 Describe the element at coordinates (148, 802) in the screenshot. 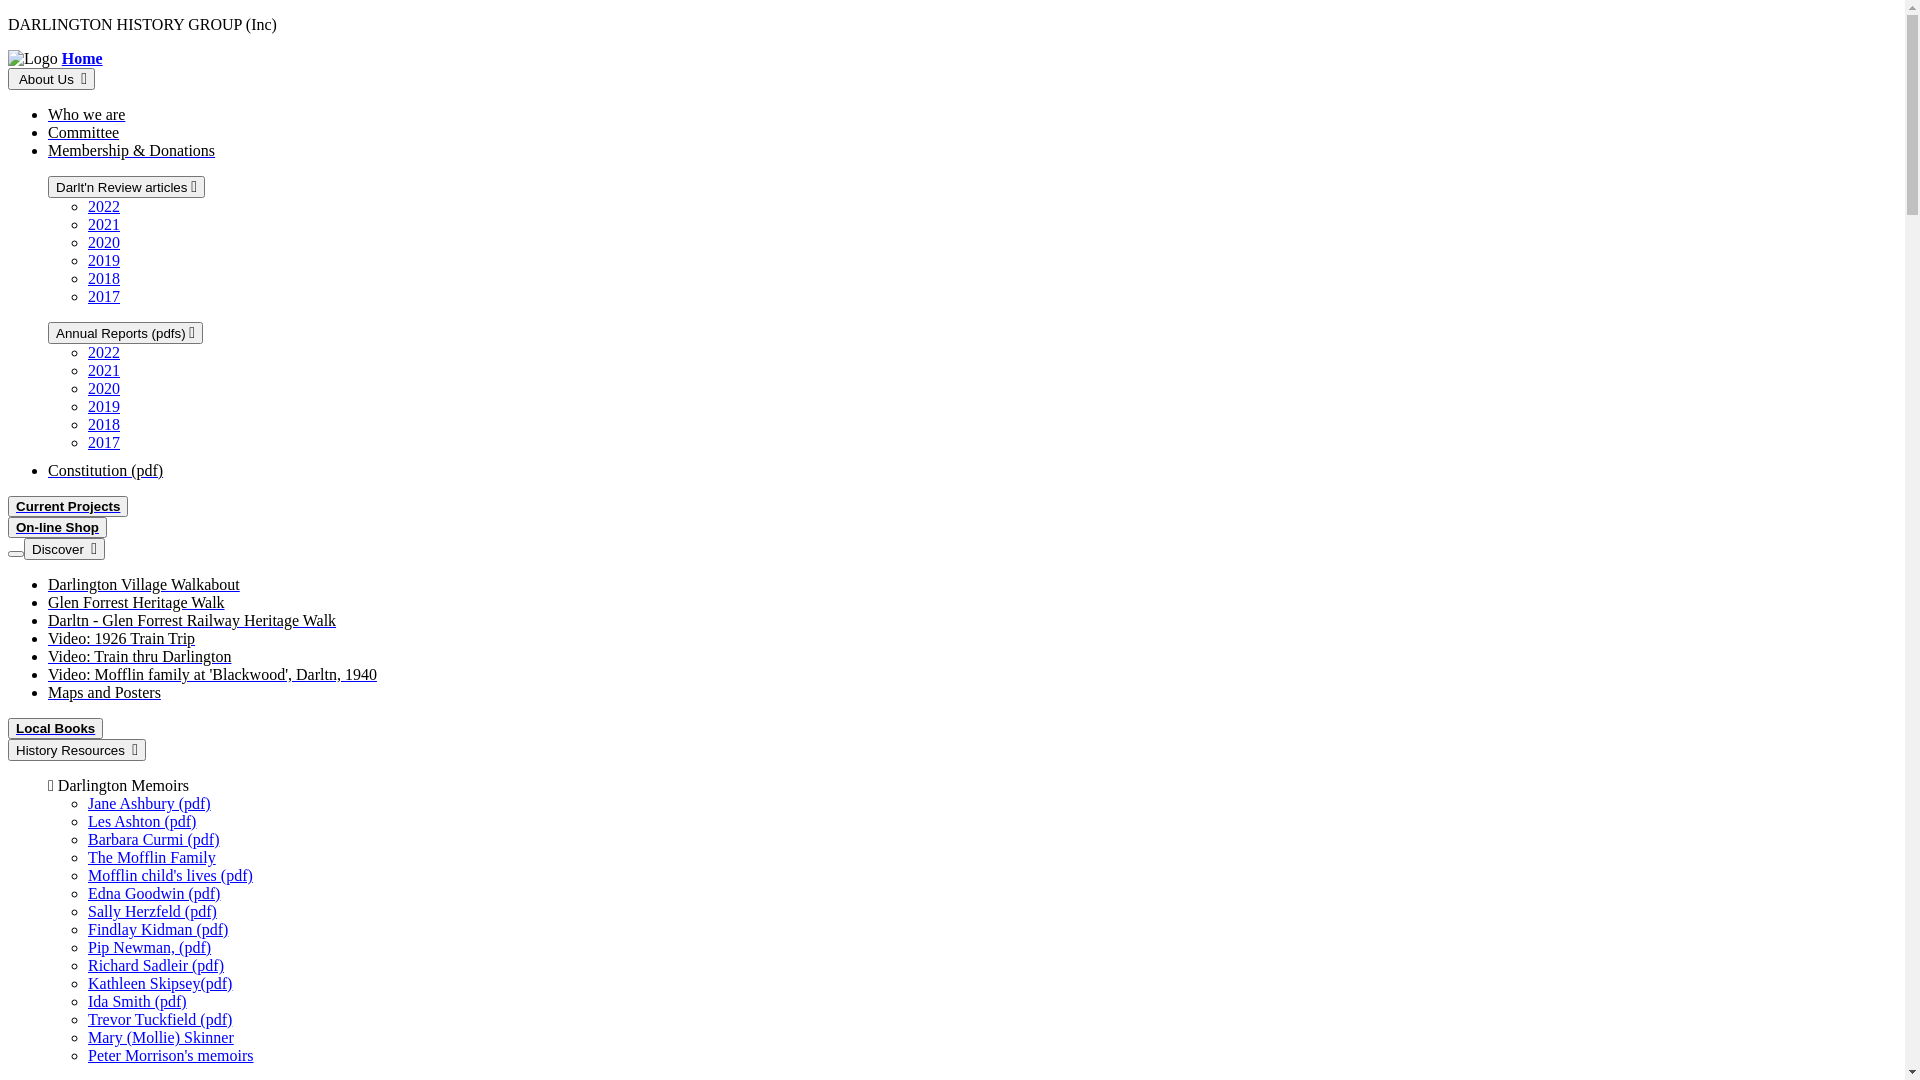

I see `'Jane Ashbury (pdf)'` at that location.